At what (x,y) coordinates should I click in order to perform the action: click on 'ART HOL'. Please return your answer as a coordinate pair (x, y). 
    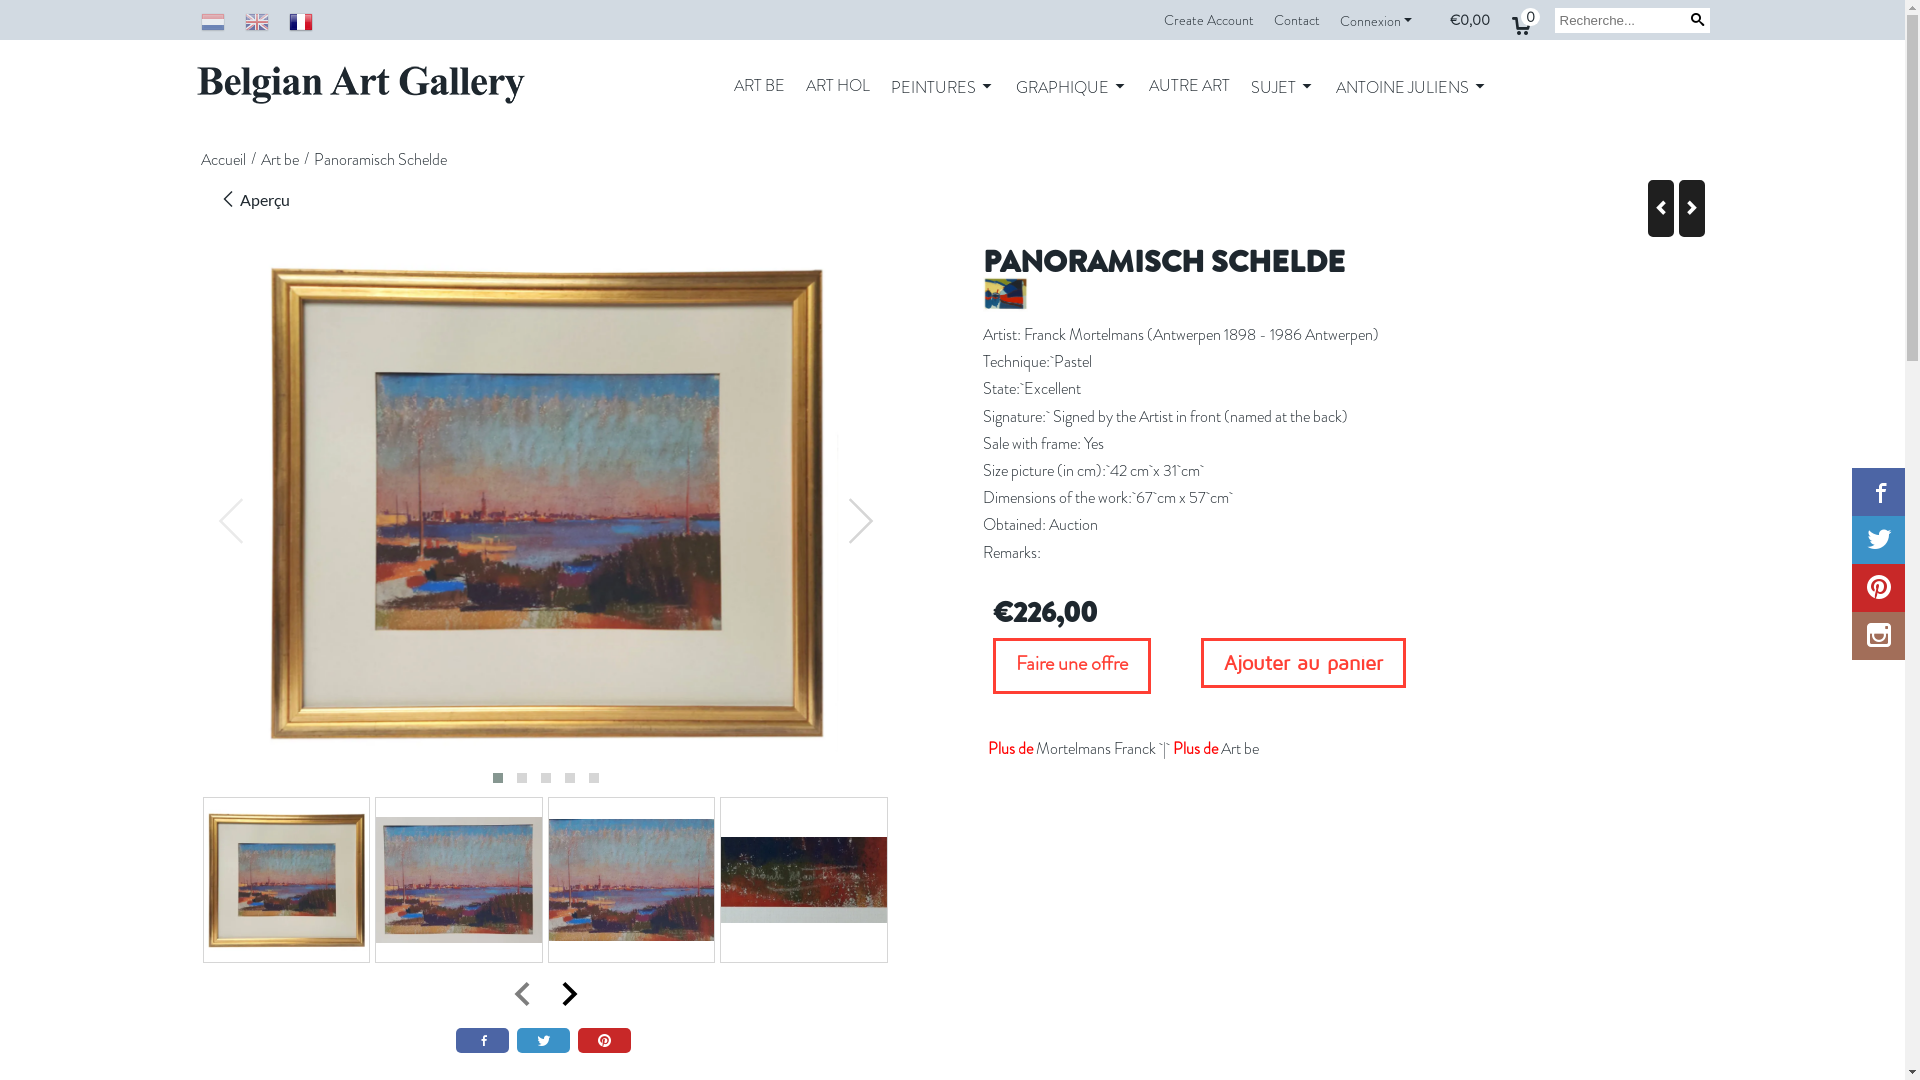
    Looking at the image, I should click on (838, 84).